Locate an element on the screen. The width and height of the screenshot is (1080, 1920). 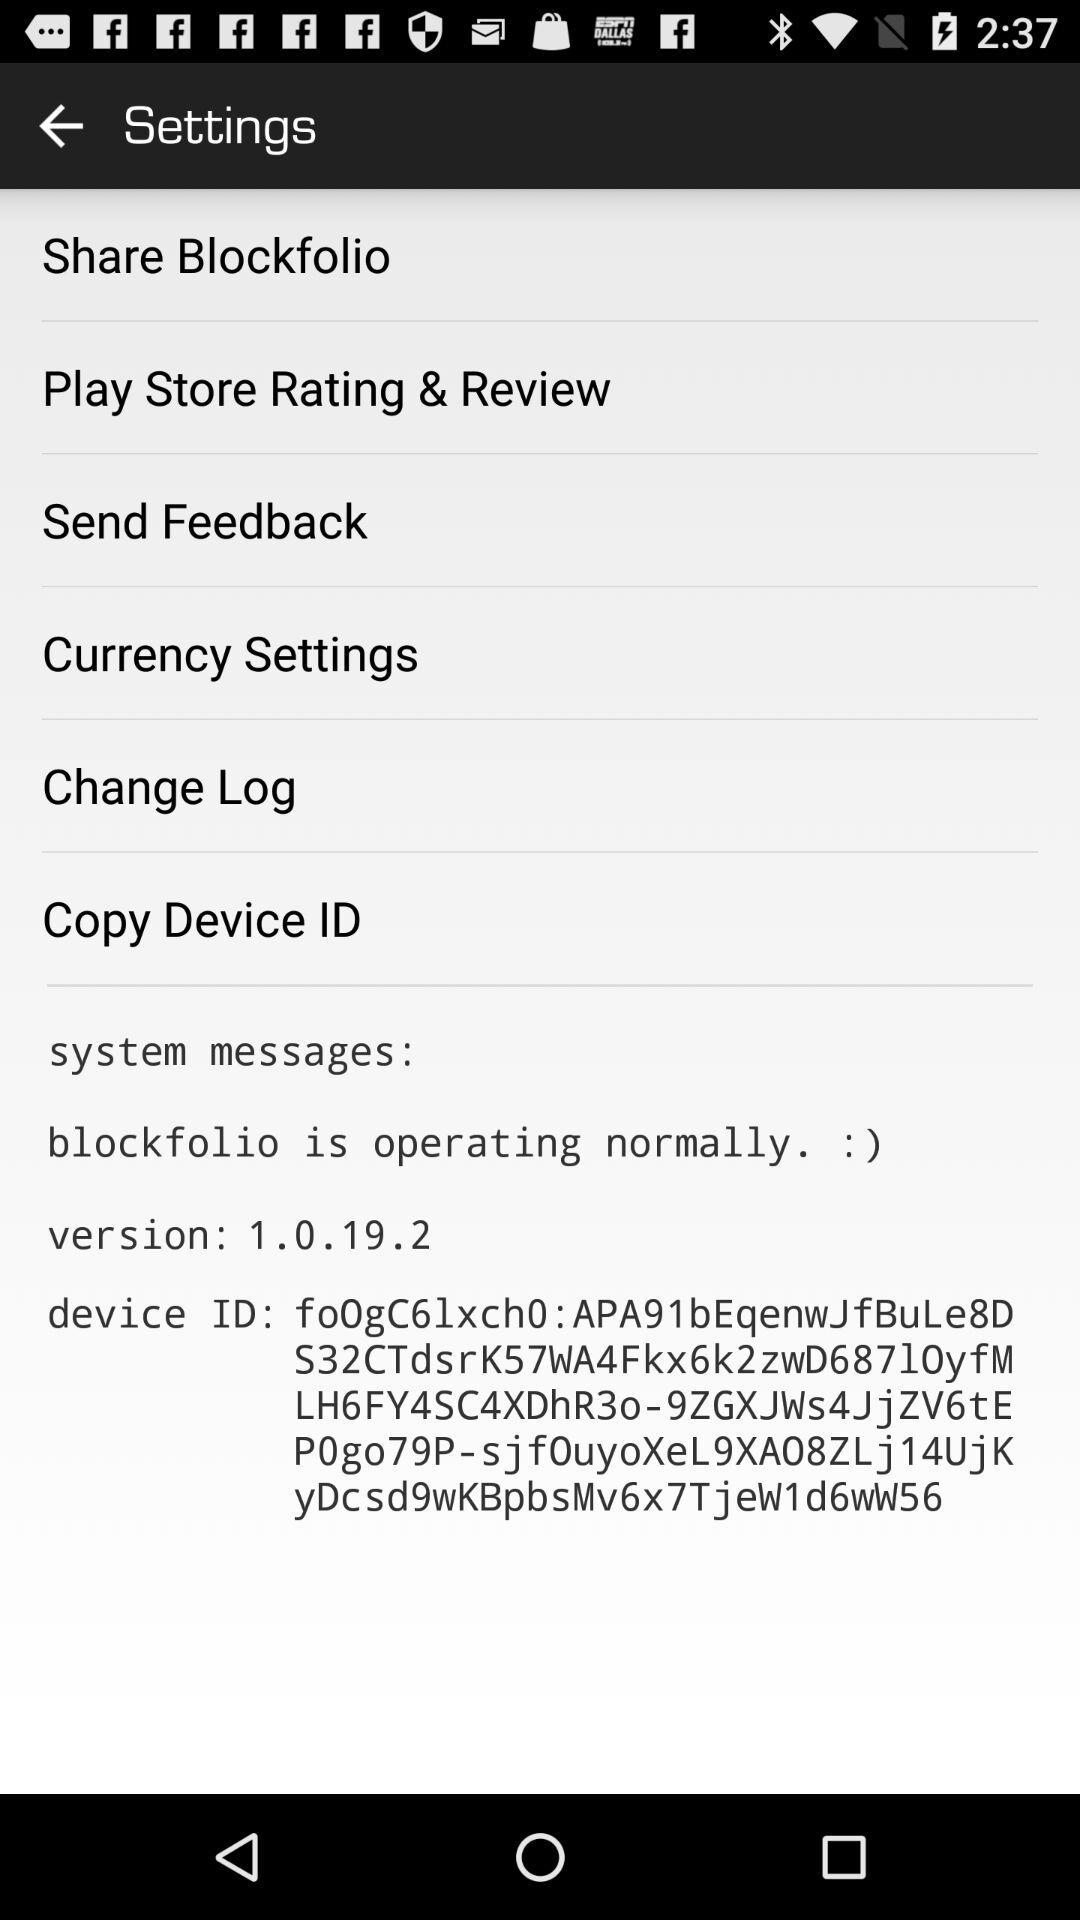
app above the version: is located at coordinates (465, 1094).